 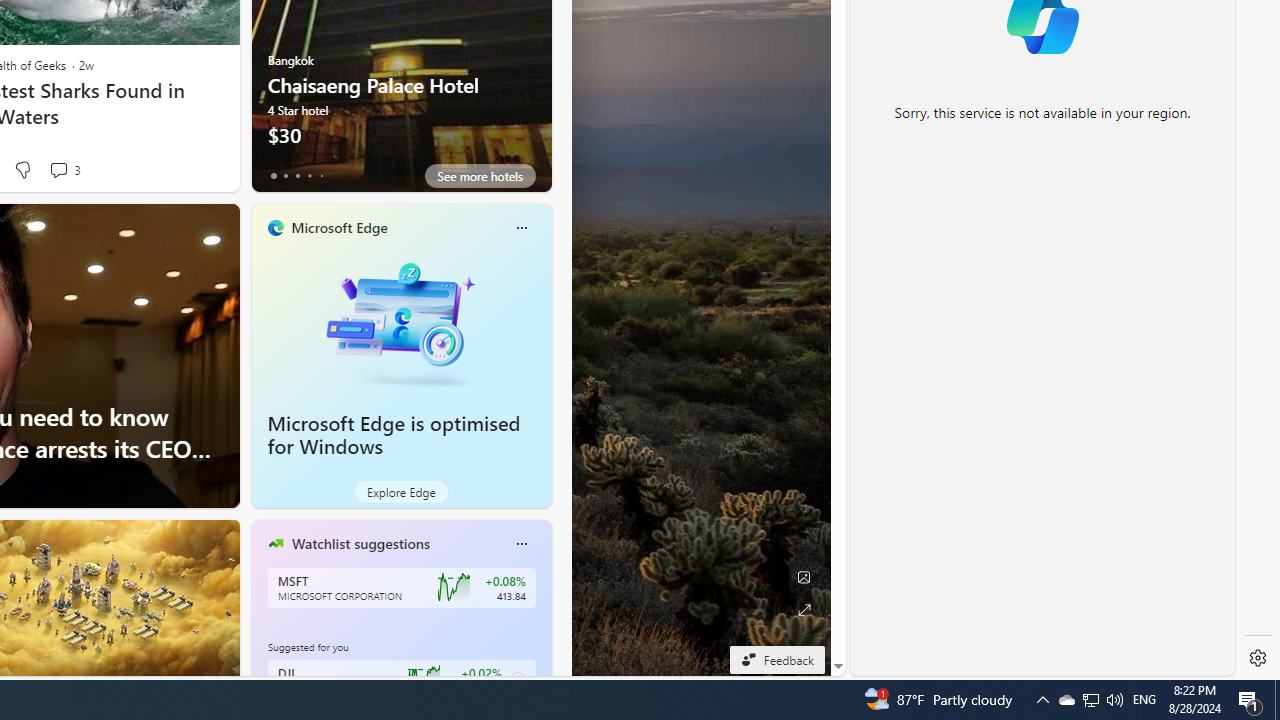 I want to click on 'Expand background', so click(x=803, y=609).